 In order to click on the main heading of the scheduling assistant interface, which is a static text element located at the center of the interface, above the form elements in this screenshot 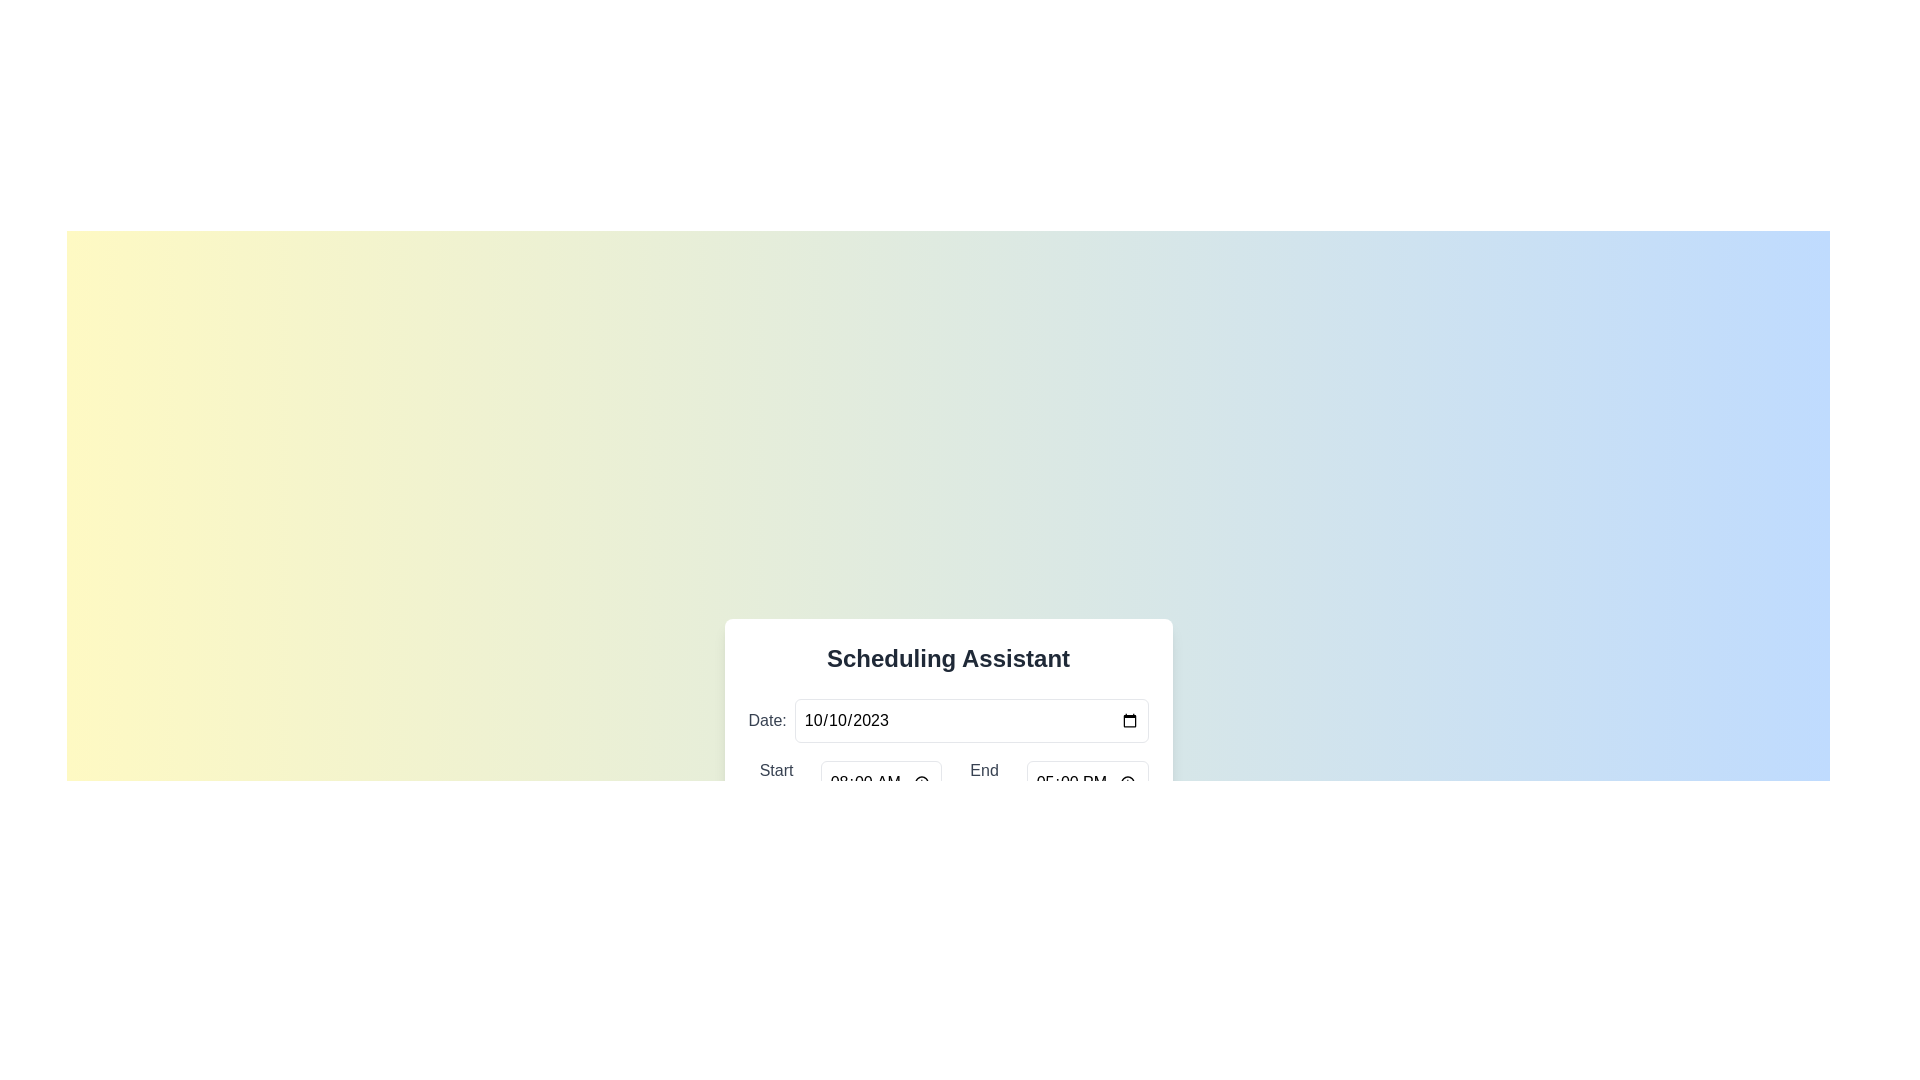, I will do `click(947, 659)`.